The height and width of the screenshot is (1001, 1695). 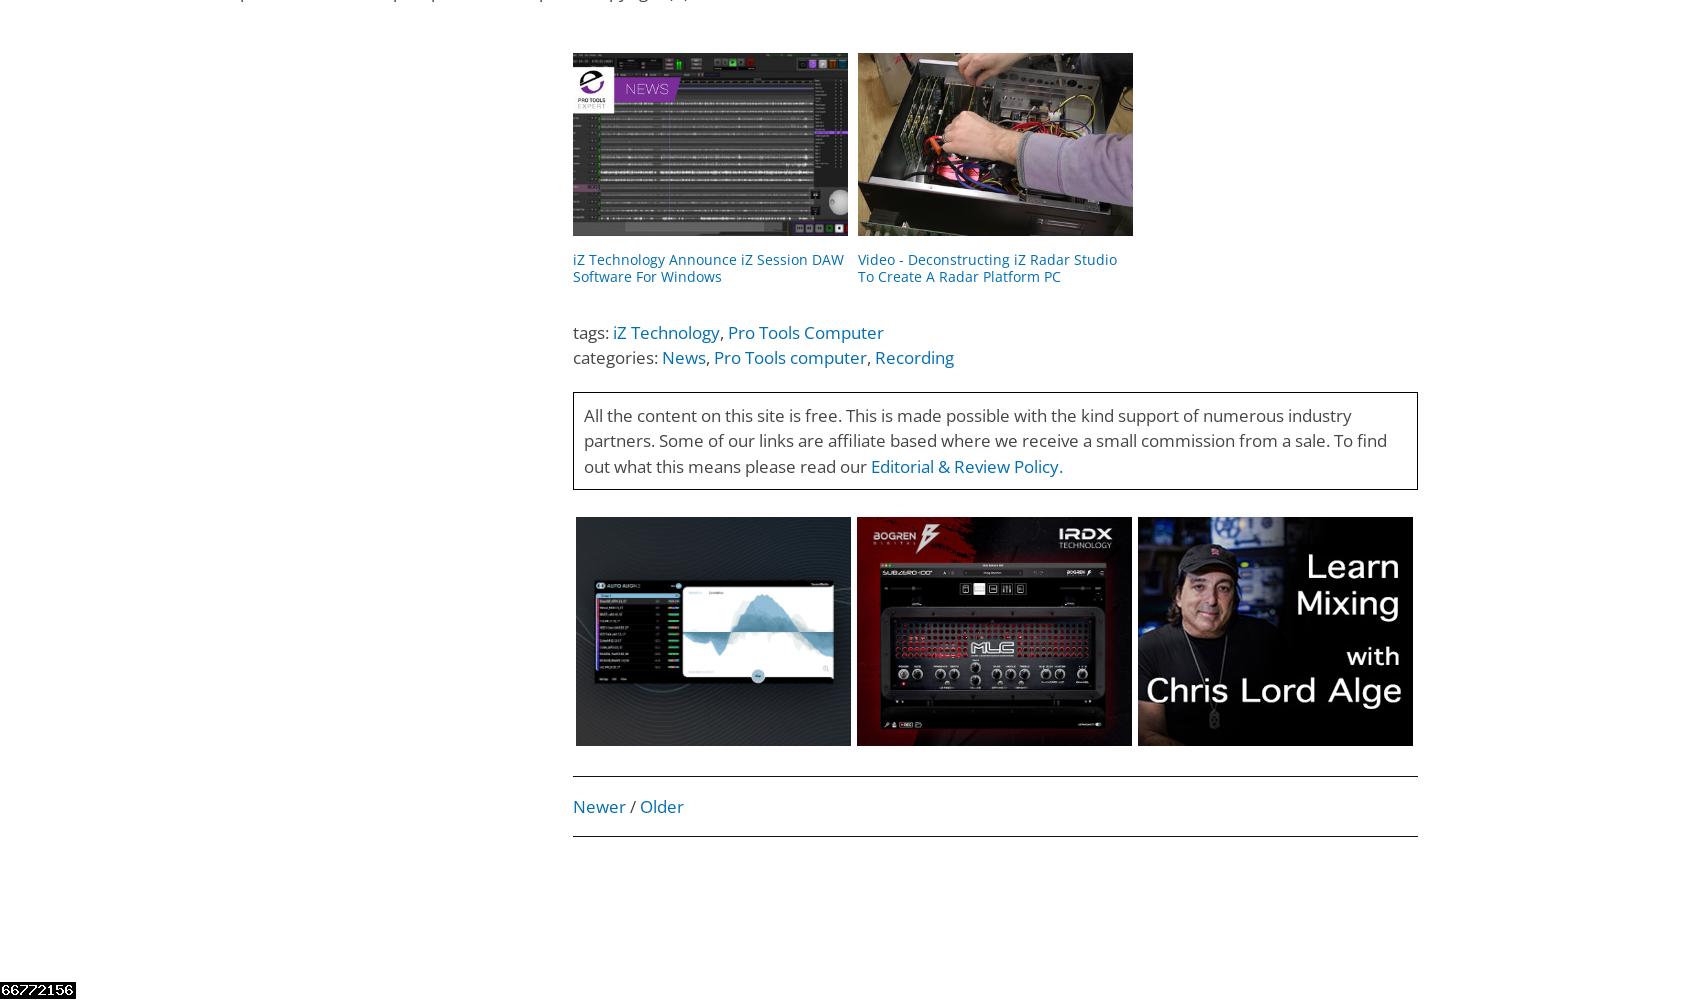 What do you see at coordinates (683, 357) in the screenshot?
I see `'News'` at bounding box center [683, 357].